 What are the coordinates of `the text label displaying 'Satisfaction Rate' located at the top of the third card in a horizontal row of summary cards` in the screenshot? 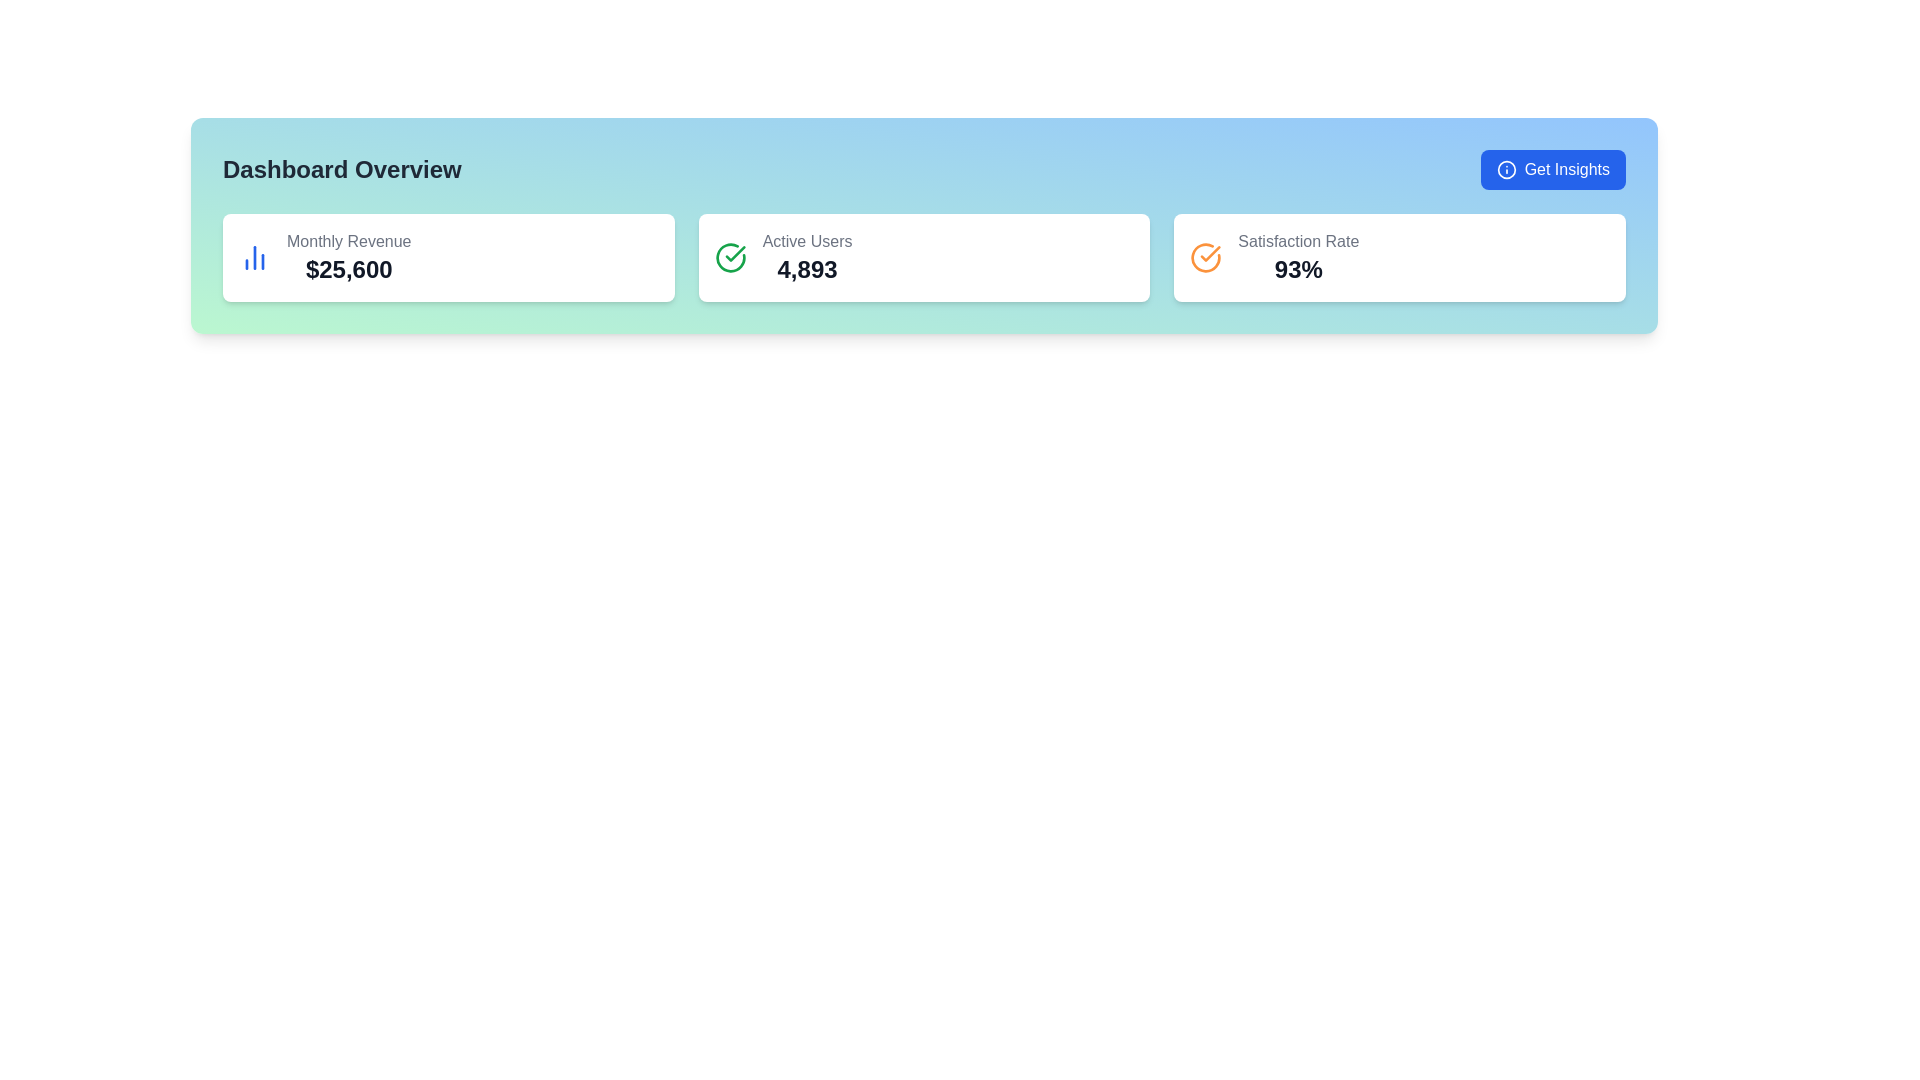 It's located at (1298, 241).